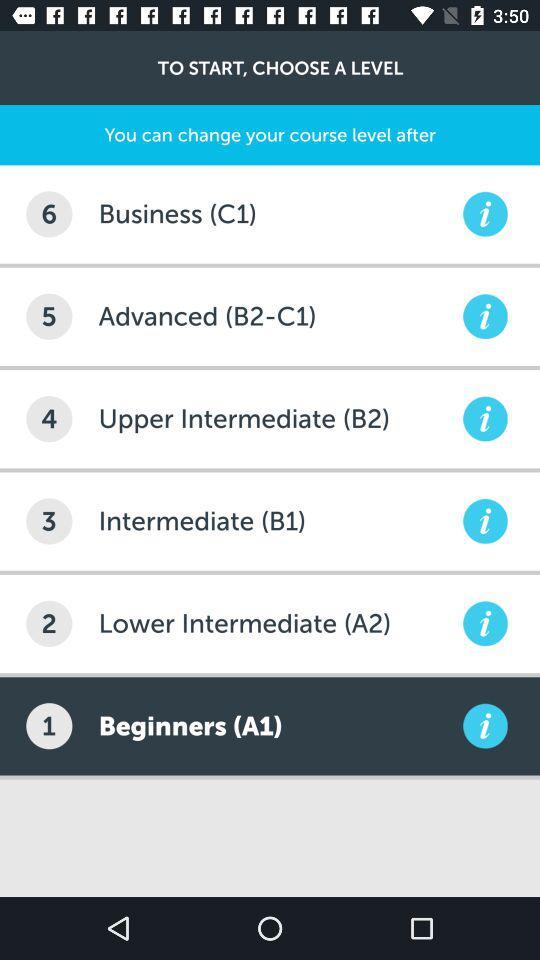  I want to click on more info, so click(484, 520).